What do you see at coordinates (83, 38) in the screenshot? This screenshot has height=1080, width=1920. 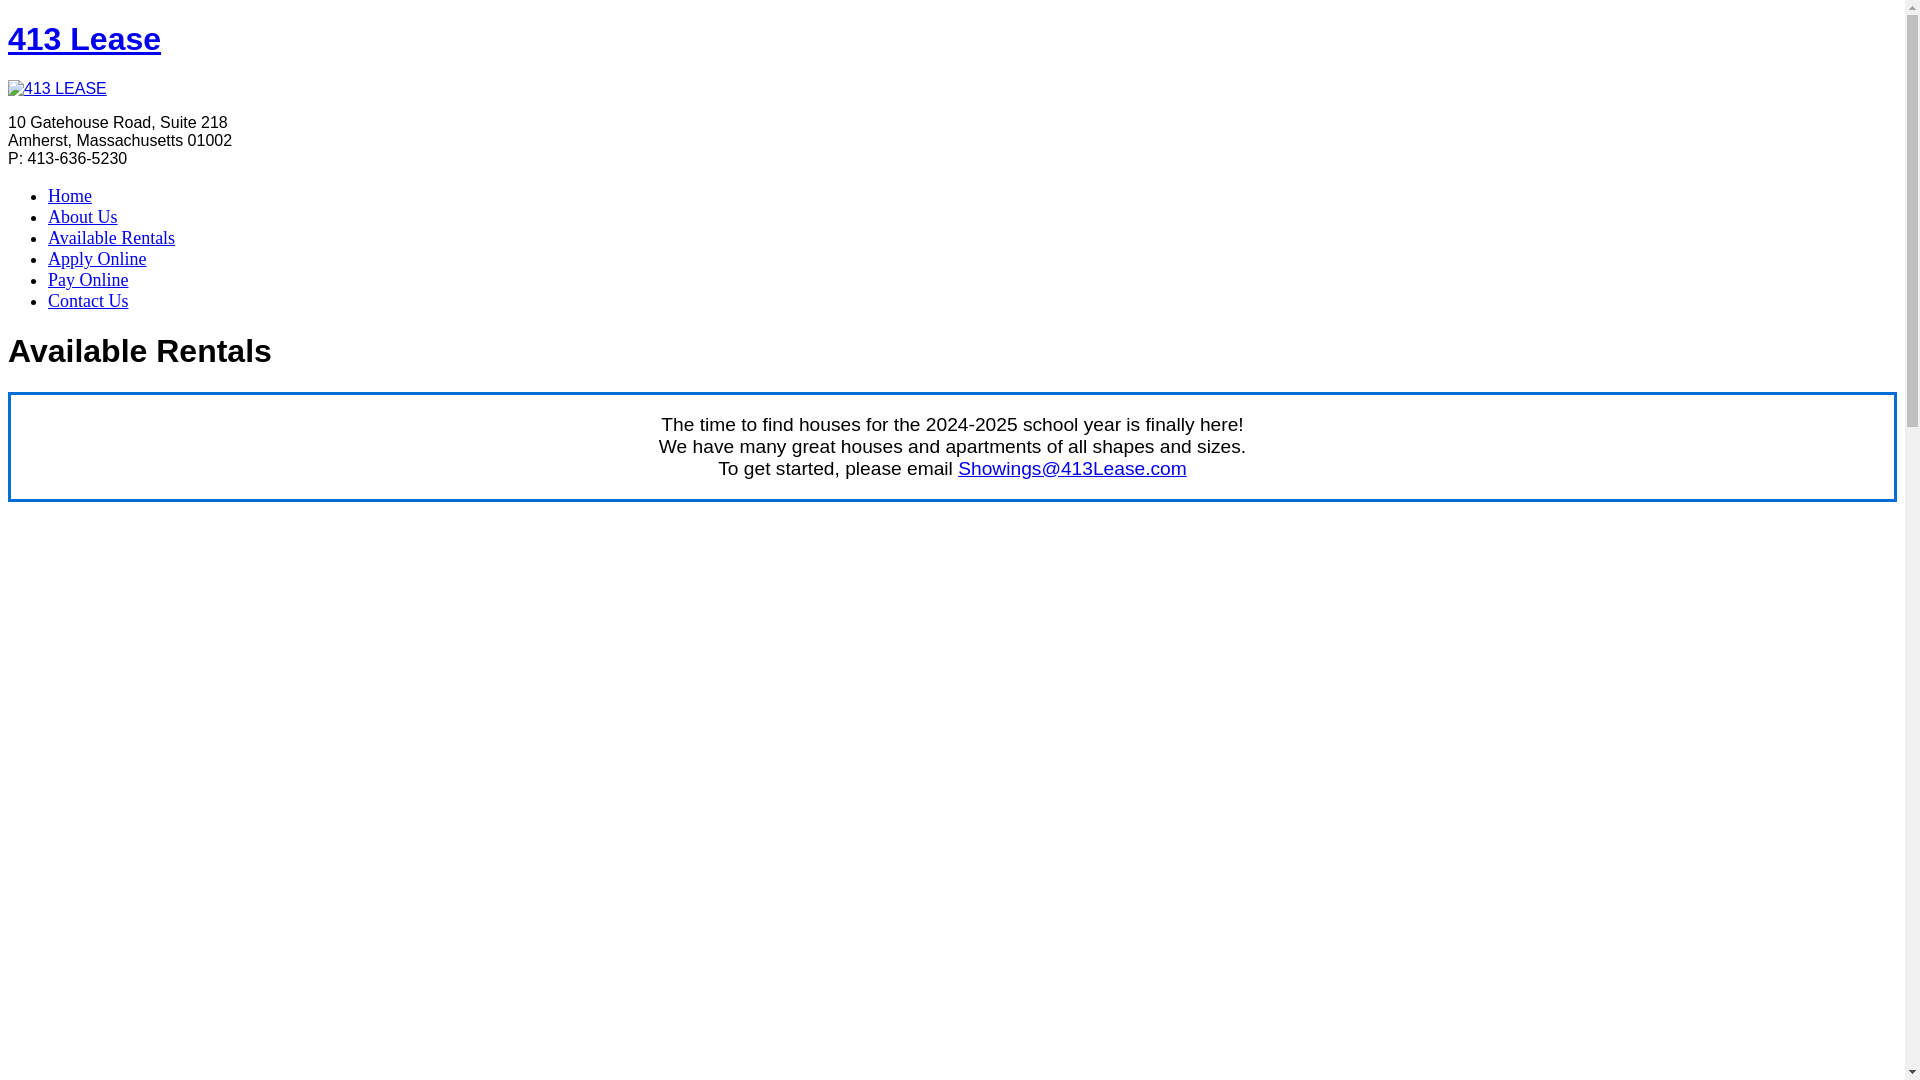 I see `'413 Lease'` at bounding box center [83, 38].